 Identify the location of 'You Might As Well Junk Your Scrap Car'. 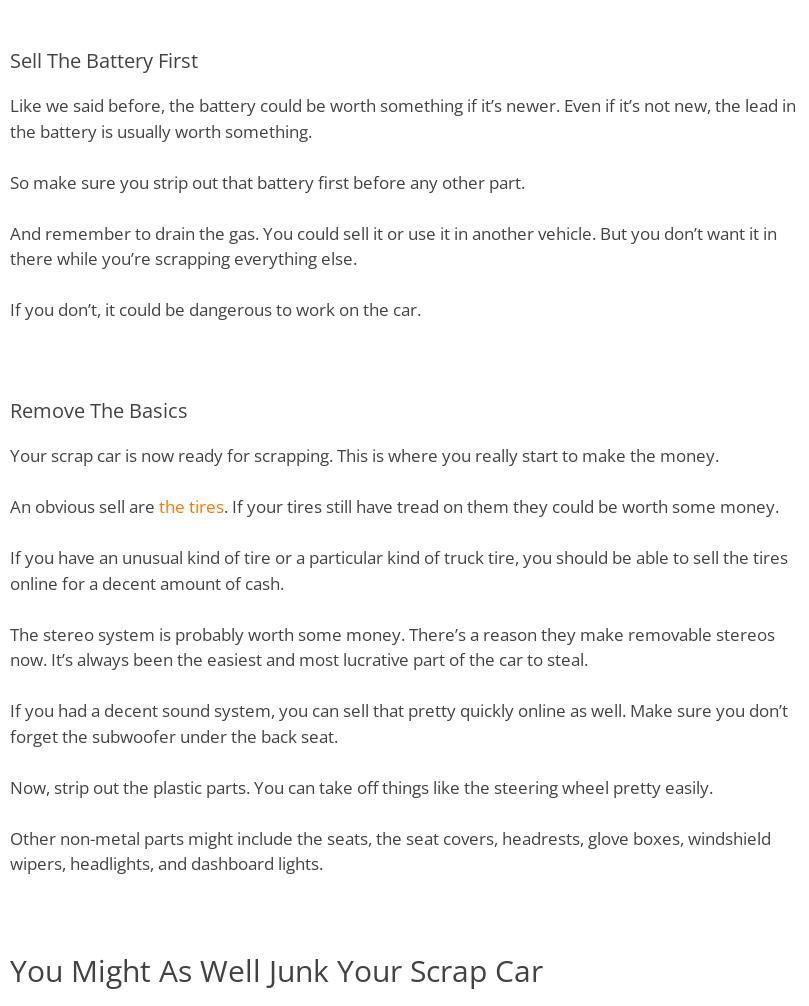
(276, 969).